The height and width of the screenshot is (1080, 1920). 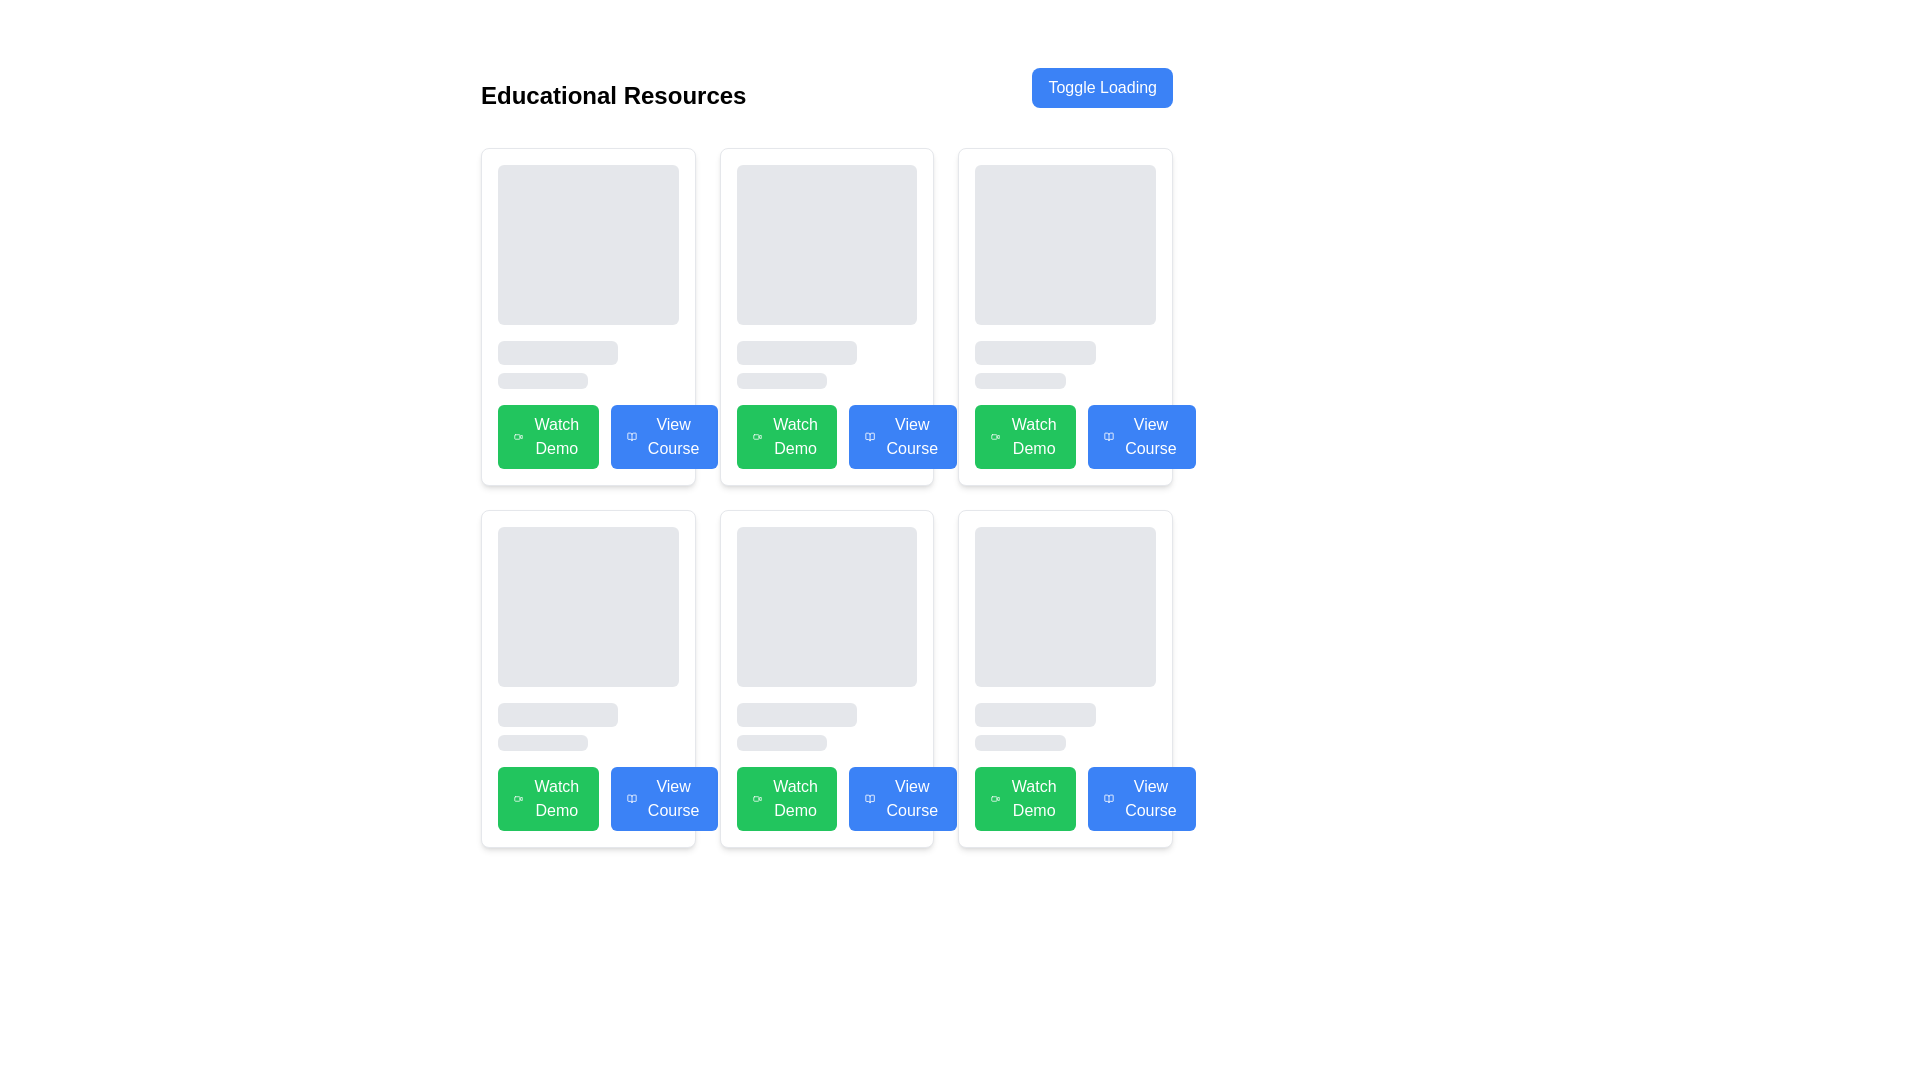 I want to click on the 'View Course' button, which is a rectangular button with rounded corners, a blue background, and white text that reads 'View Course', located to the right of the 'Watch Demo' button in a group of buttons, so click(x=1141, y=435).